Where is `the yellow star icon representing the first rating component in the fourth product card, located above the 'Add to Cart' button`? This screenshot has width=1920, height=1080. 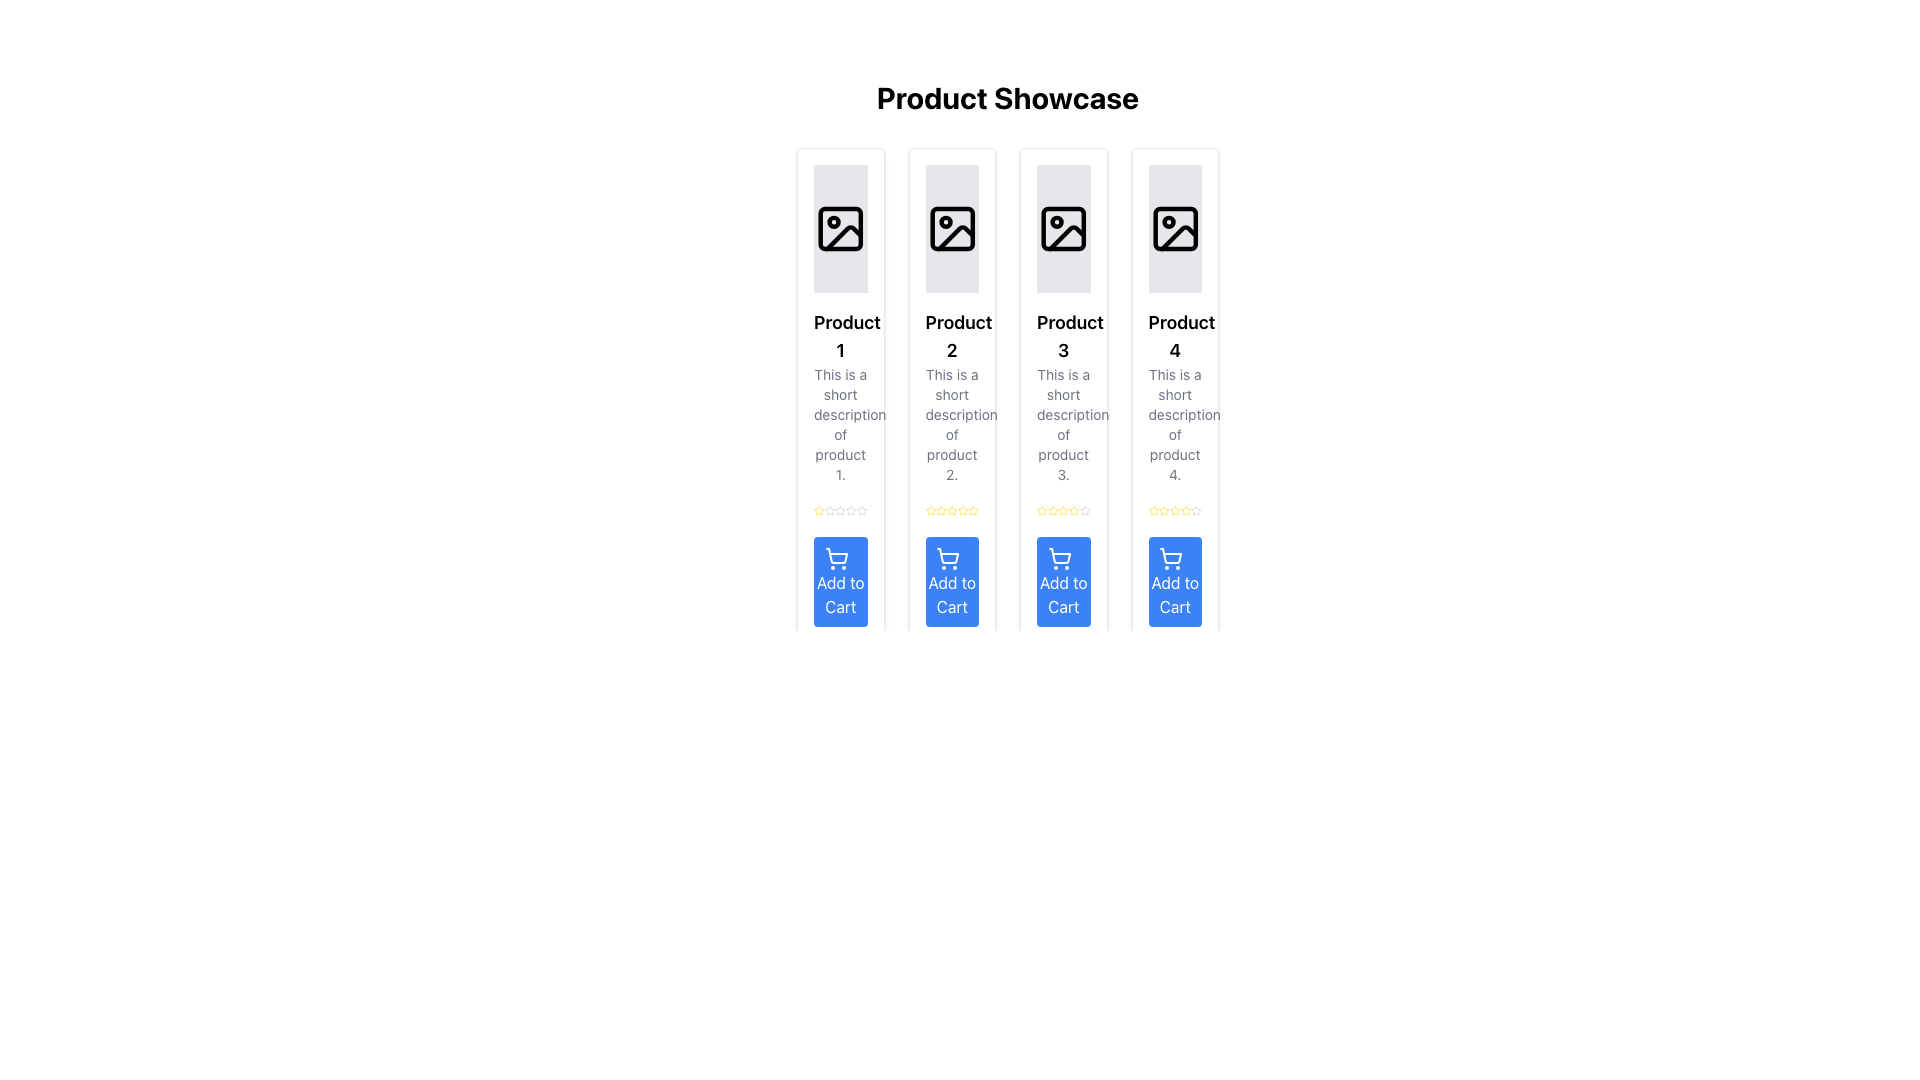 the yellow star icon representing the first rating component in the fourth product card, located above the 'Add to Cart' button is located at coordinates (1153, 509).